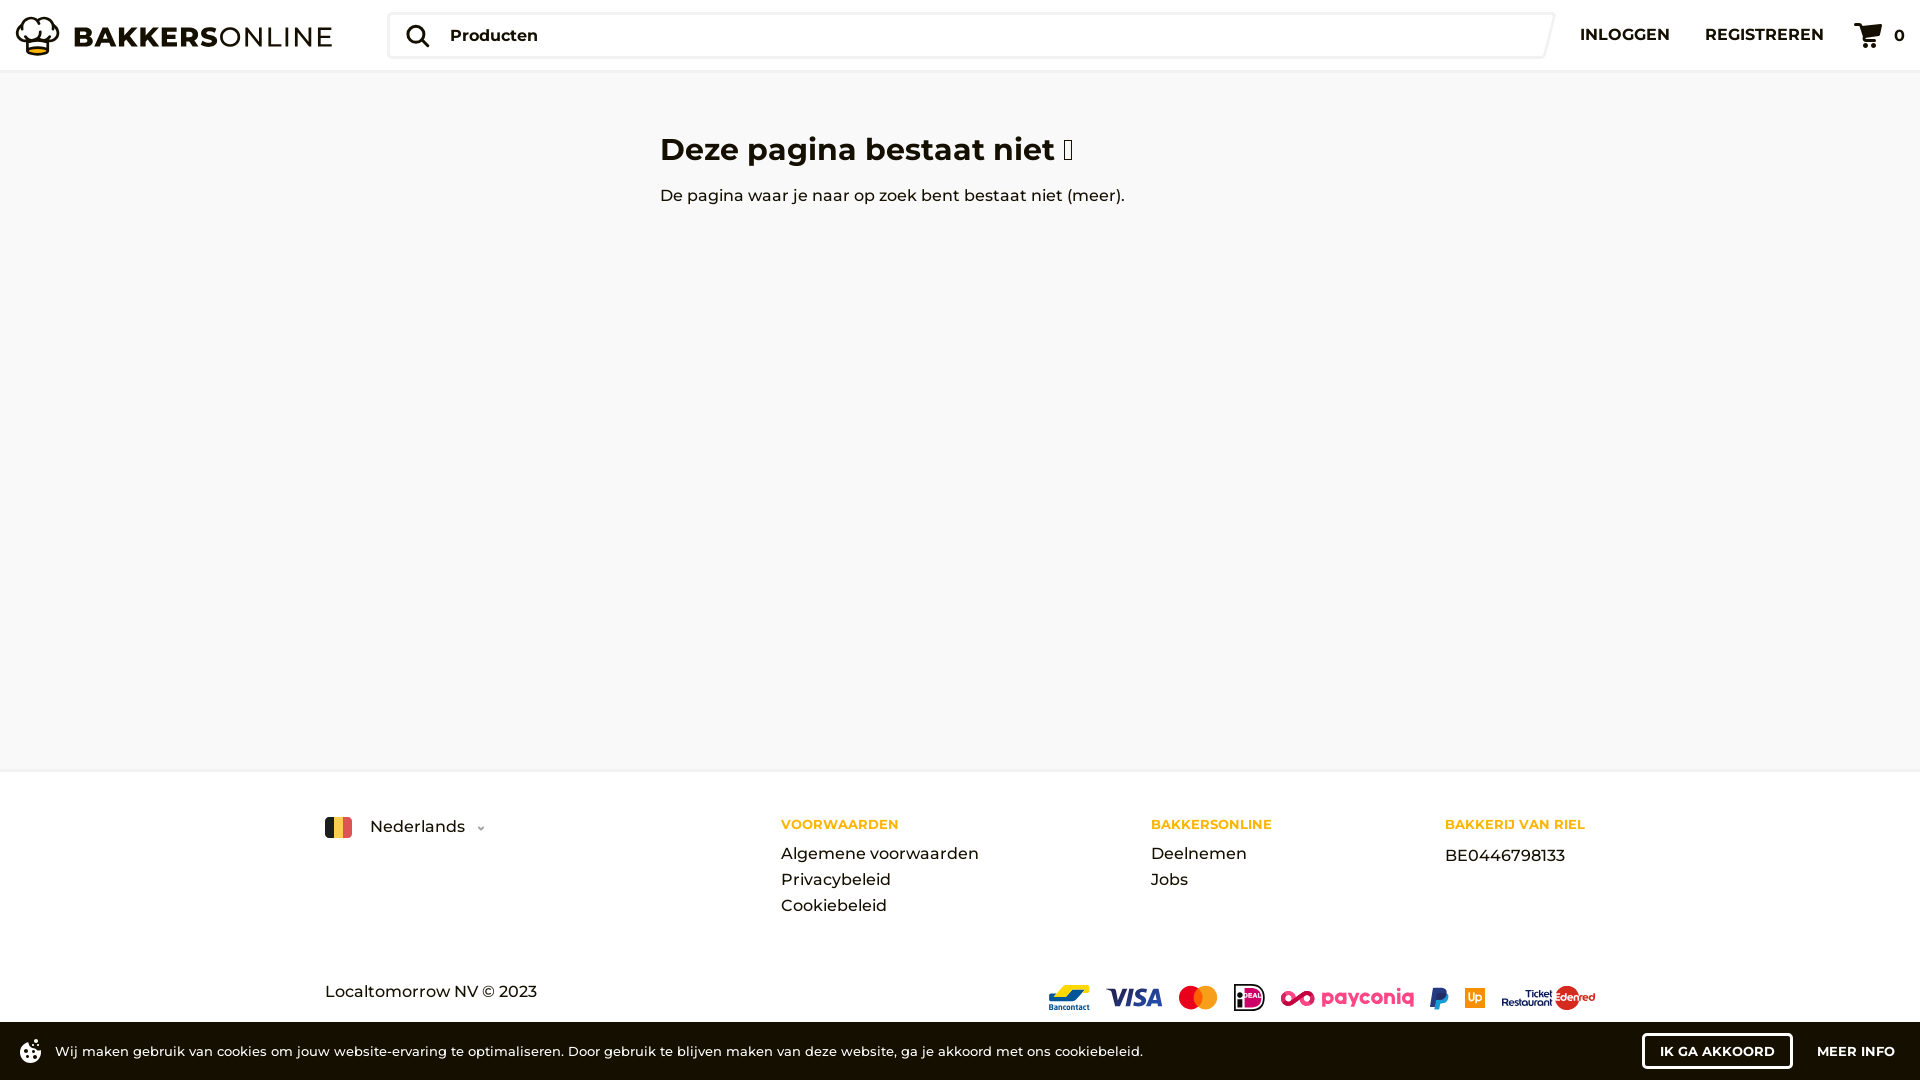  What do you see at coordinates (1855, 1049) in the screenshot?
I see `'MEER INFO'` at bounding box center [1855, 1049].